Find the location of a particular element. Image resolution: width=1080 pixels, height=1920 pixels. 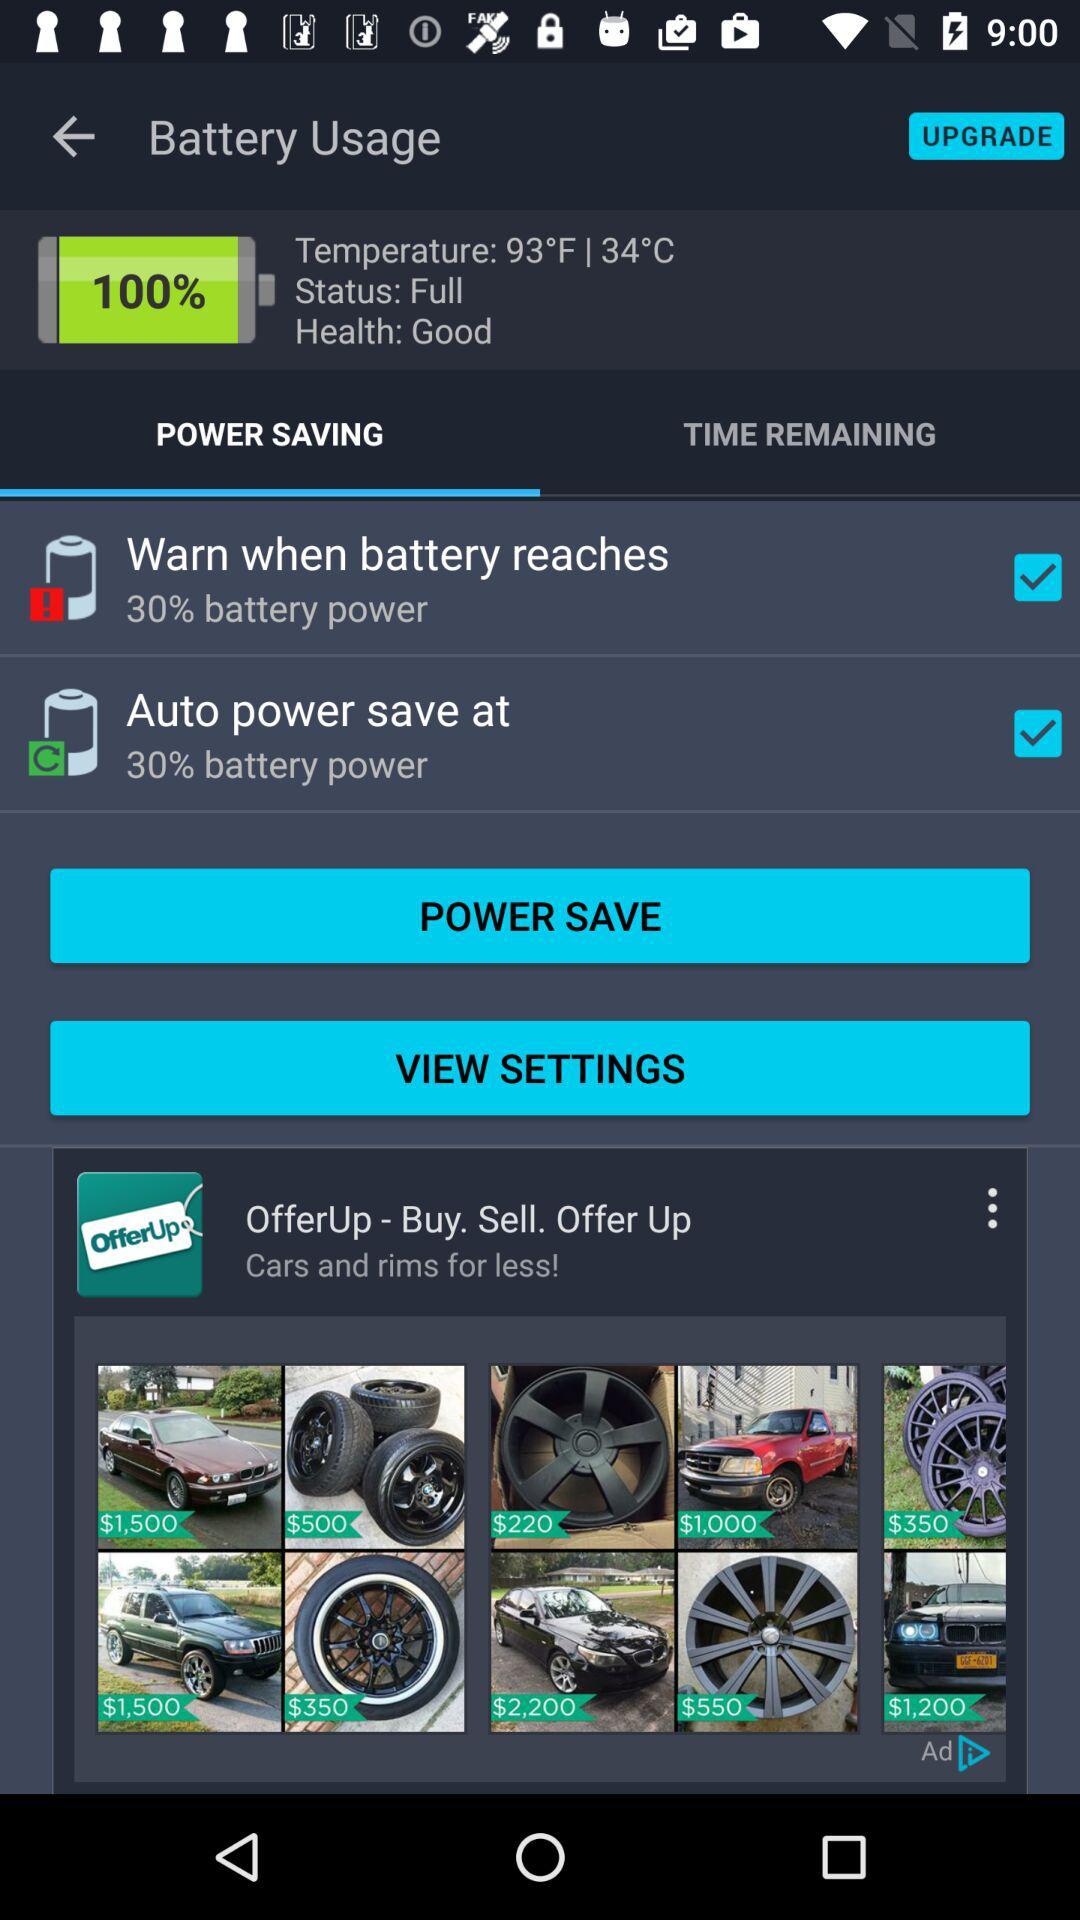

this advertisement is located at coordinates (281, 1547).